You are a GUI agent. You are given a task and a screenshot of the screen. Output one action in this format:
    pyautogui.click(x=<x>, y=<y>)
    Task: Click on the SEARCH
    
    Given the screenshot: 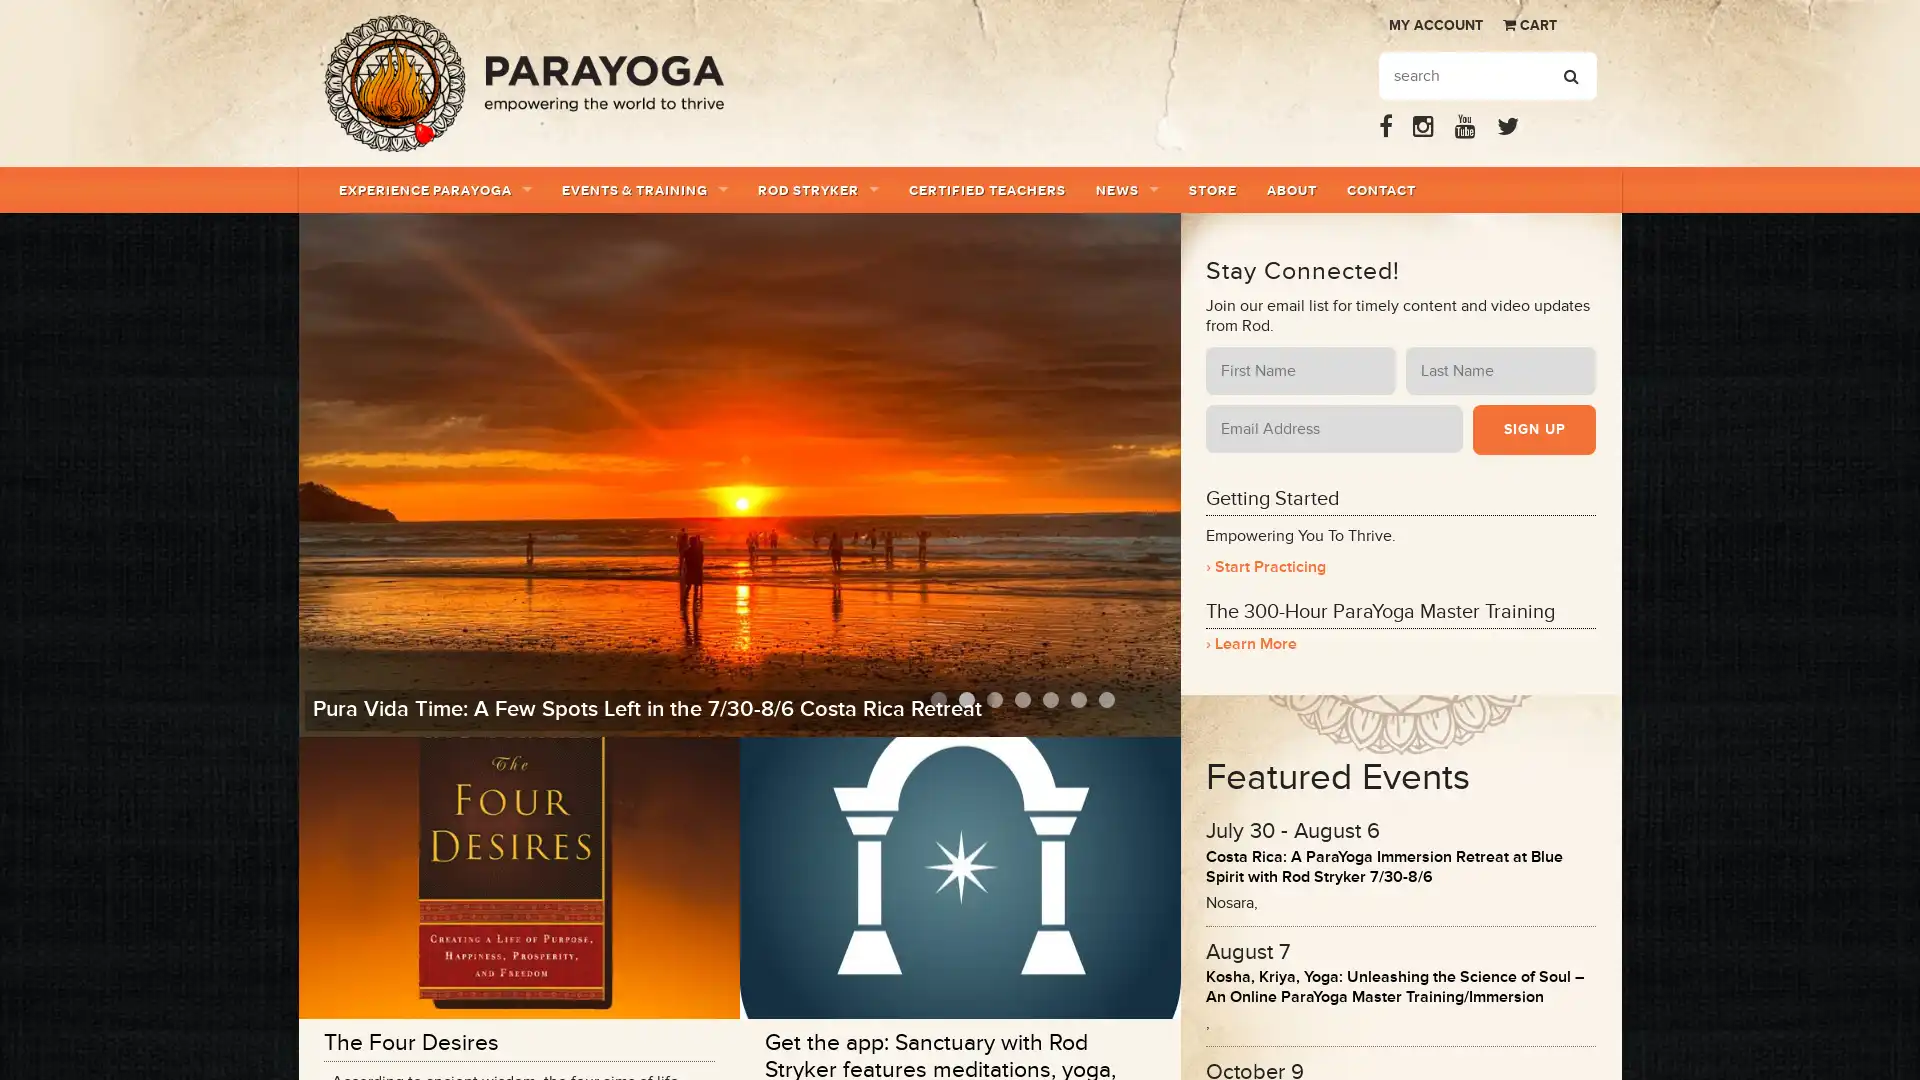 What is the action you would take?
    pyautogui.click(x=1569, y=76)
    